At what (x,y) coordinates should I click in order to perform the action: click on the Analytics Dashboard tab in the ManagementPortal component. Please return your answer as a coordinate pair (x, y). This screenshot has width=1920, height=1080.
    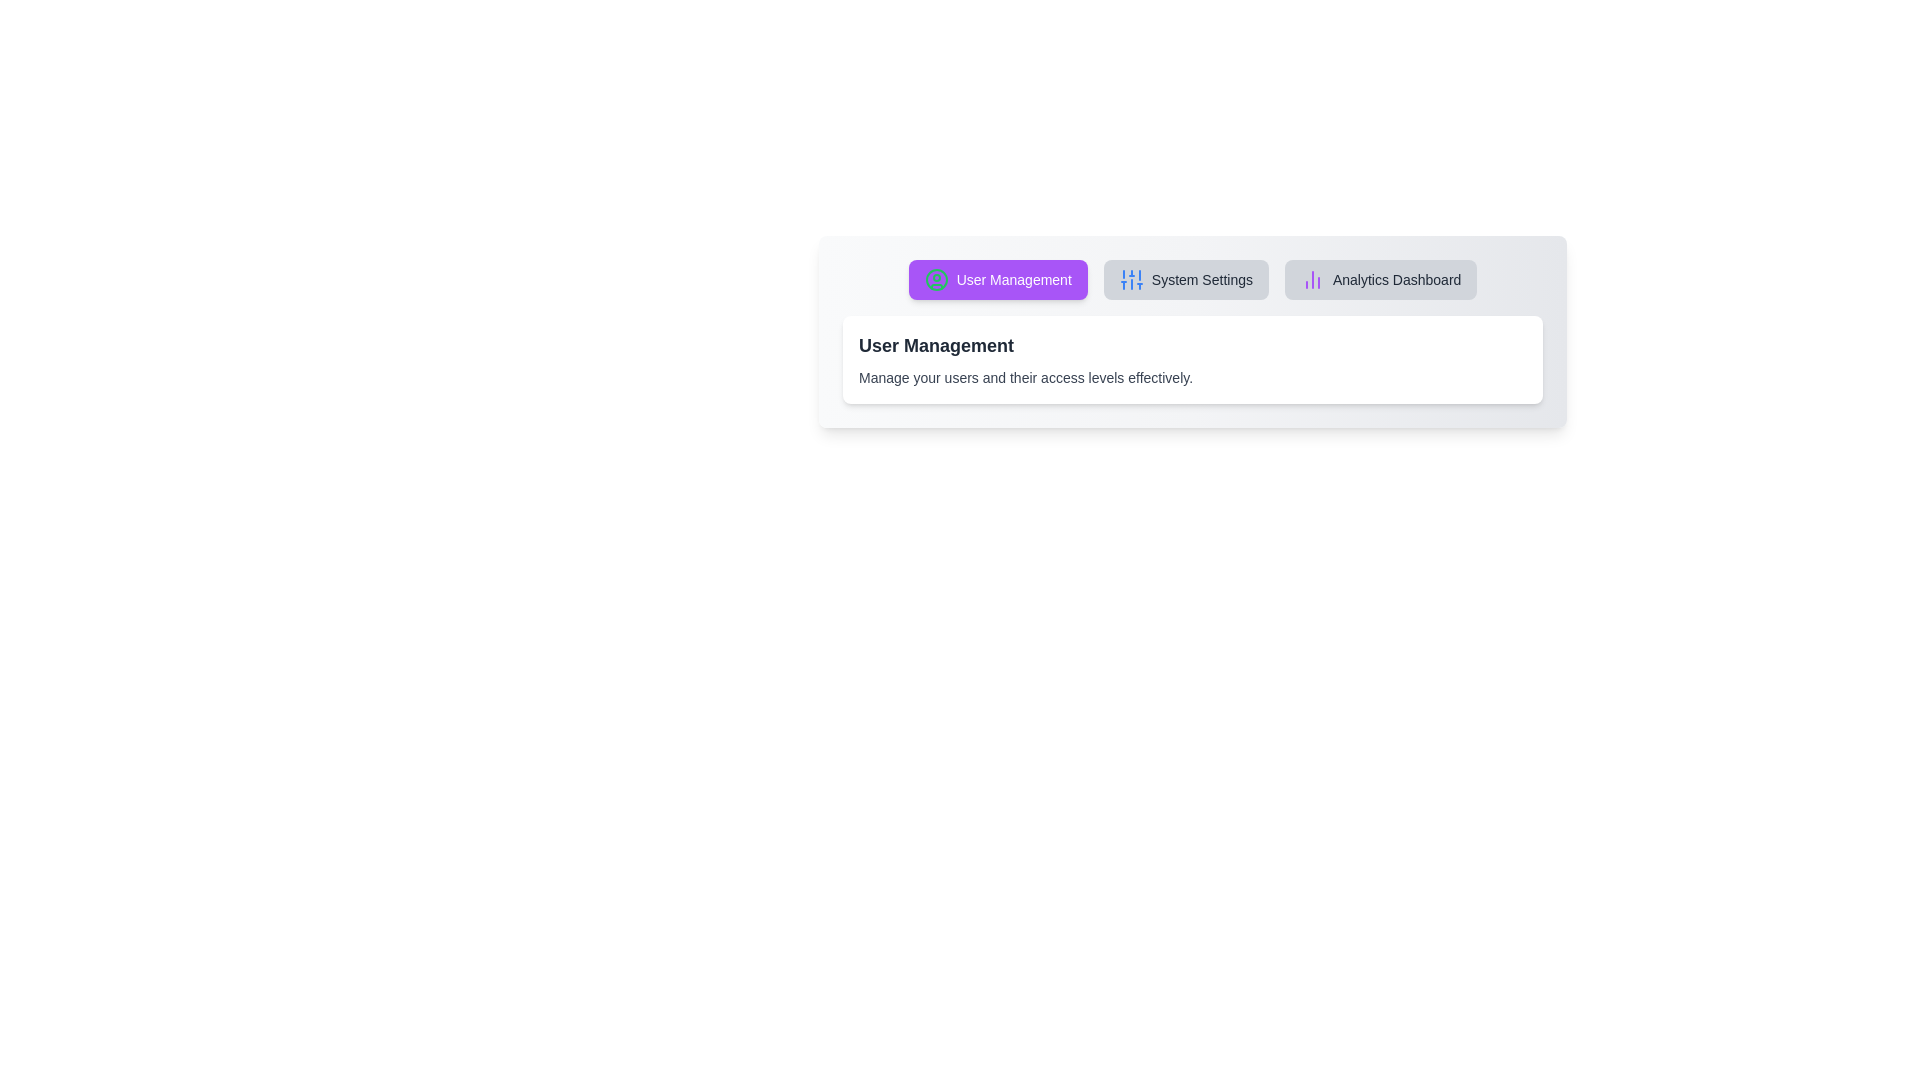
    Looking at the image, I should click on (1380, 280).